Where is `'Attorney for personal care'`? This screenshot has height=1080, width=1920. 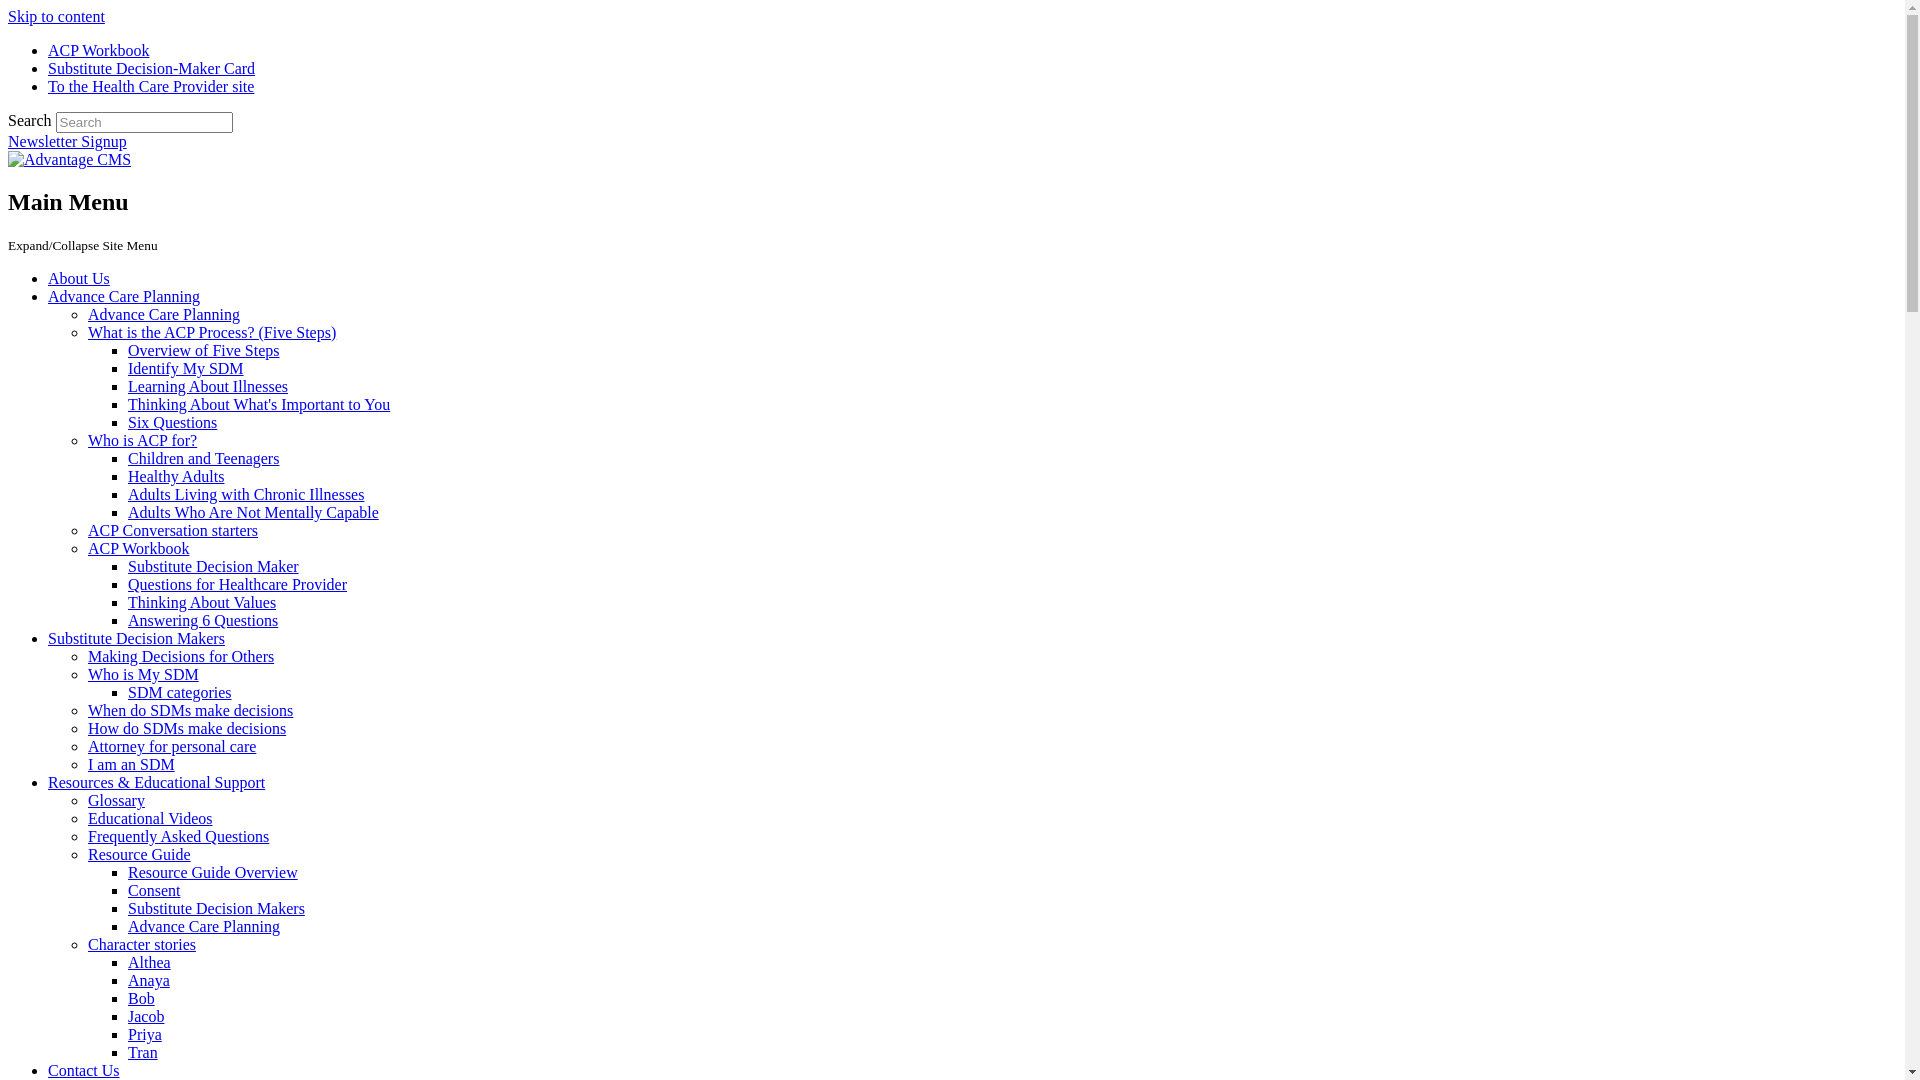
'Attorney for personal care' is located at coordinates (172, 746).